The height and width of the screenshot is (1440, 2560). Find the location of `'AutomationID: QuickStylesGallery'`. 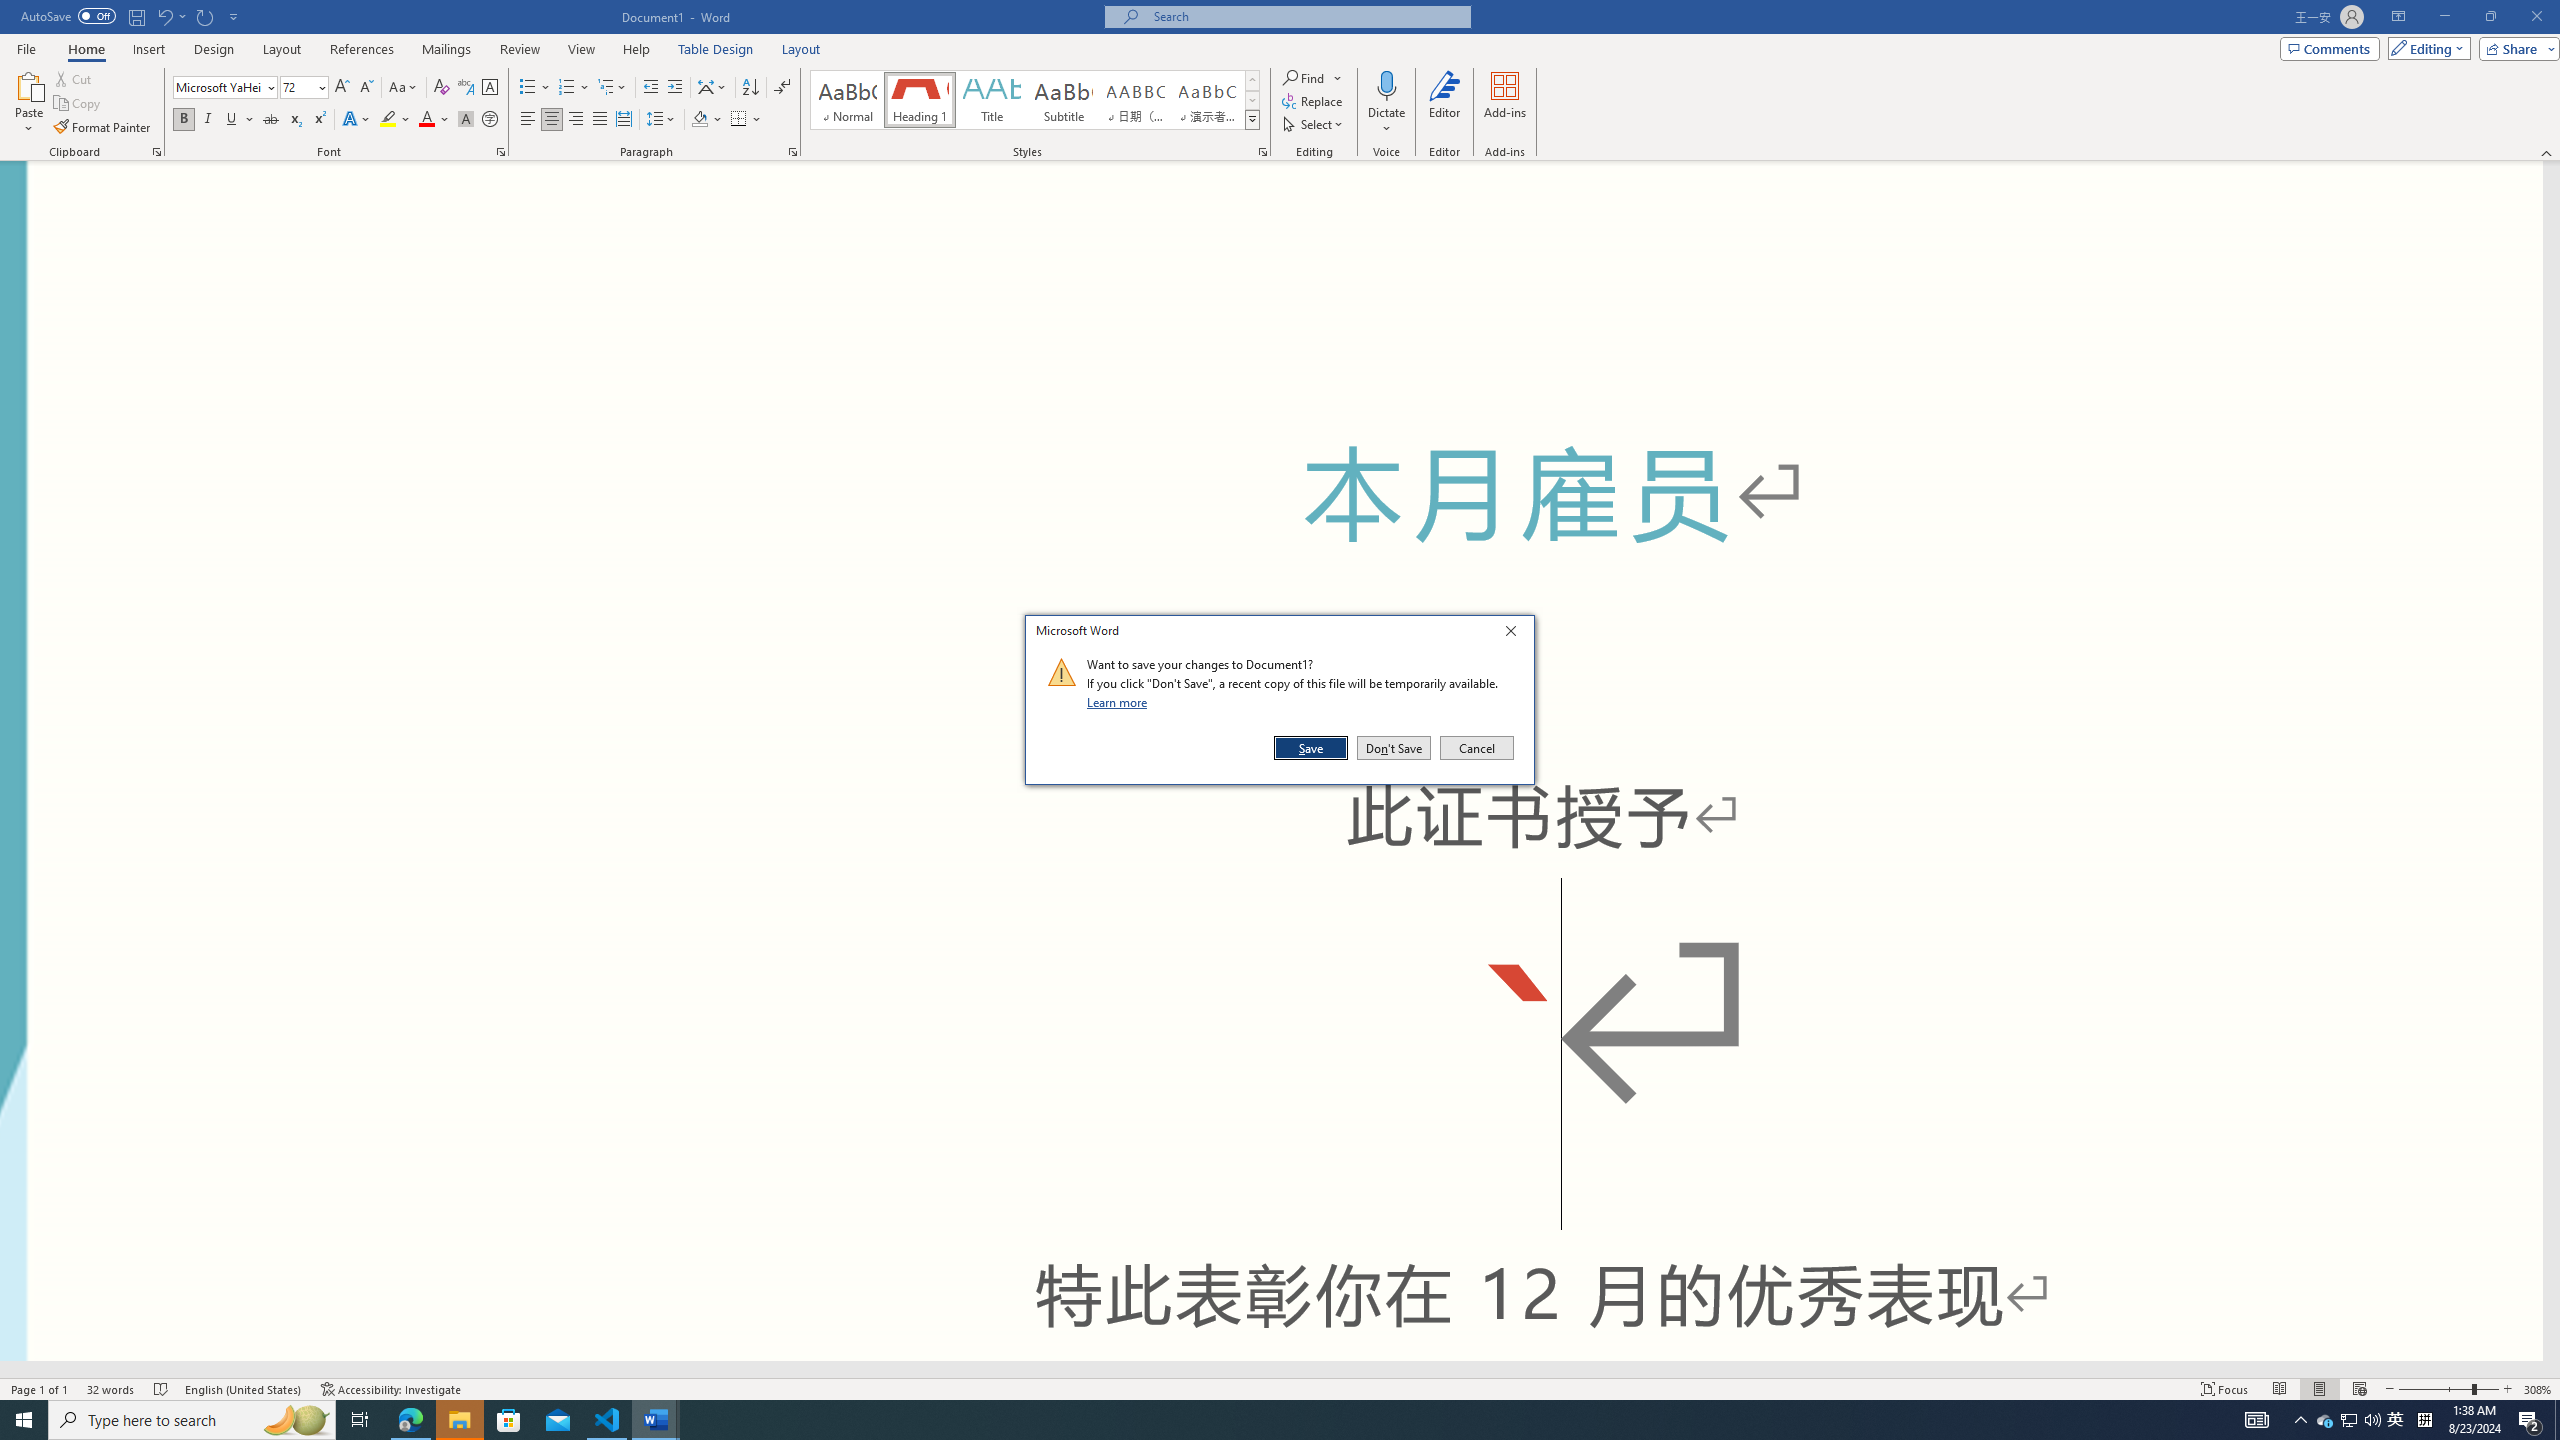

'AutomationID: QuickStylesGallery' is located at coordinates (1035, 99).